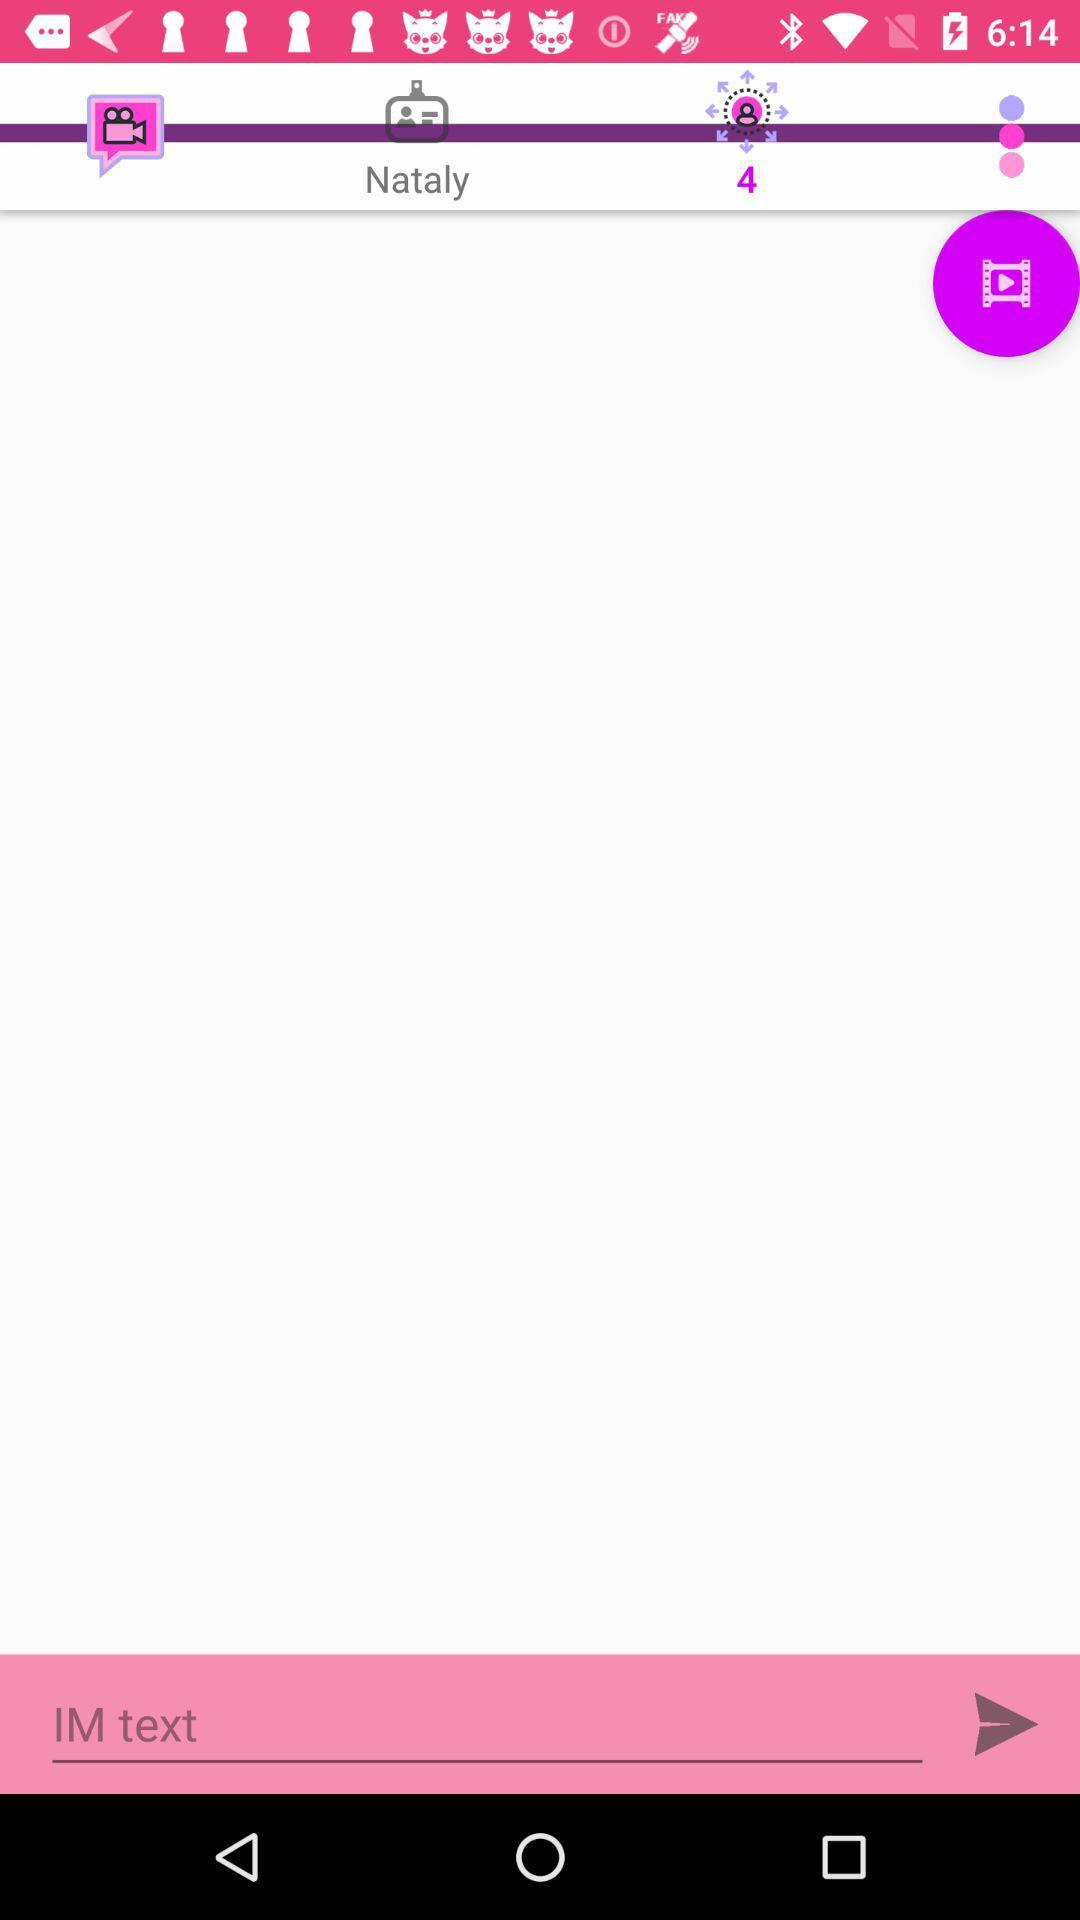 Image resolution: width=1080 pixels, height=1920 pixels. What do you see at coordinates (1006, 1723) in the screenshot?
I see `telegram` at bounding box center [1006, 1723].